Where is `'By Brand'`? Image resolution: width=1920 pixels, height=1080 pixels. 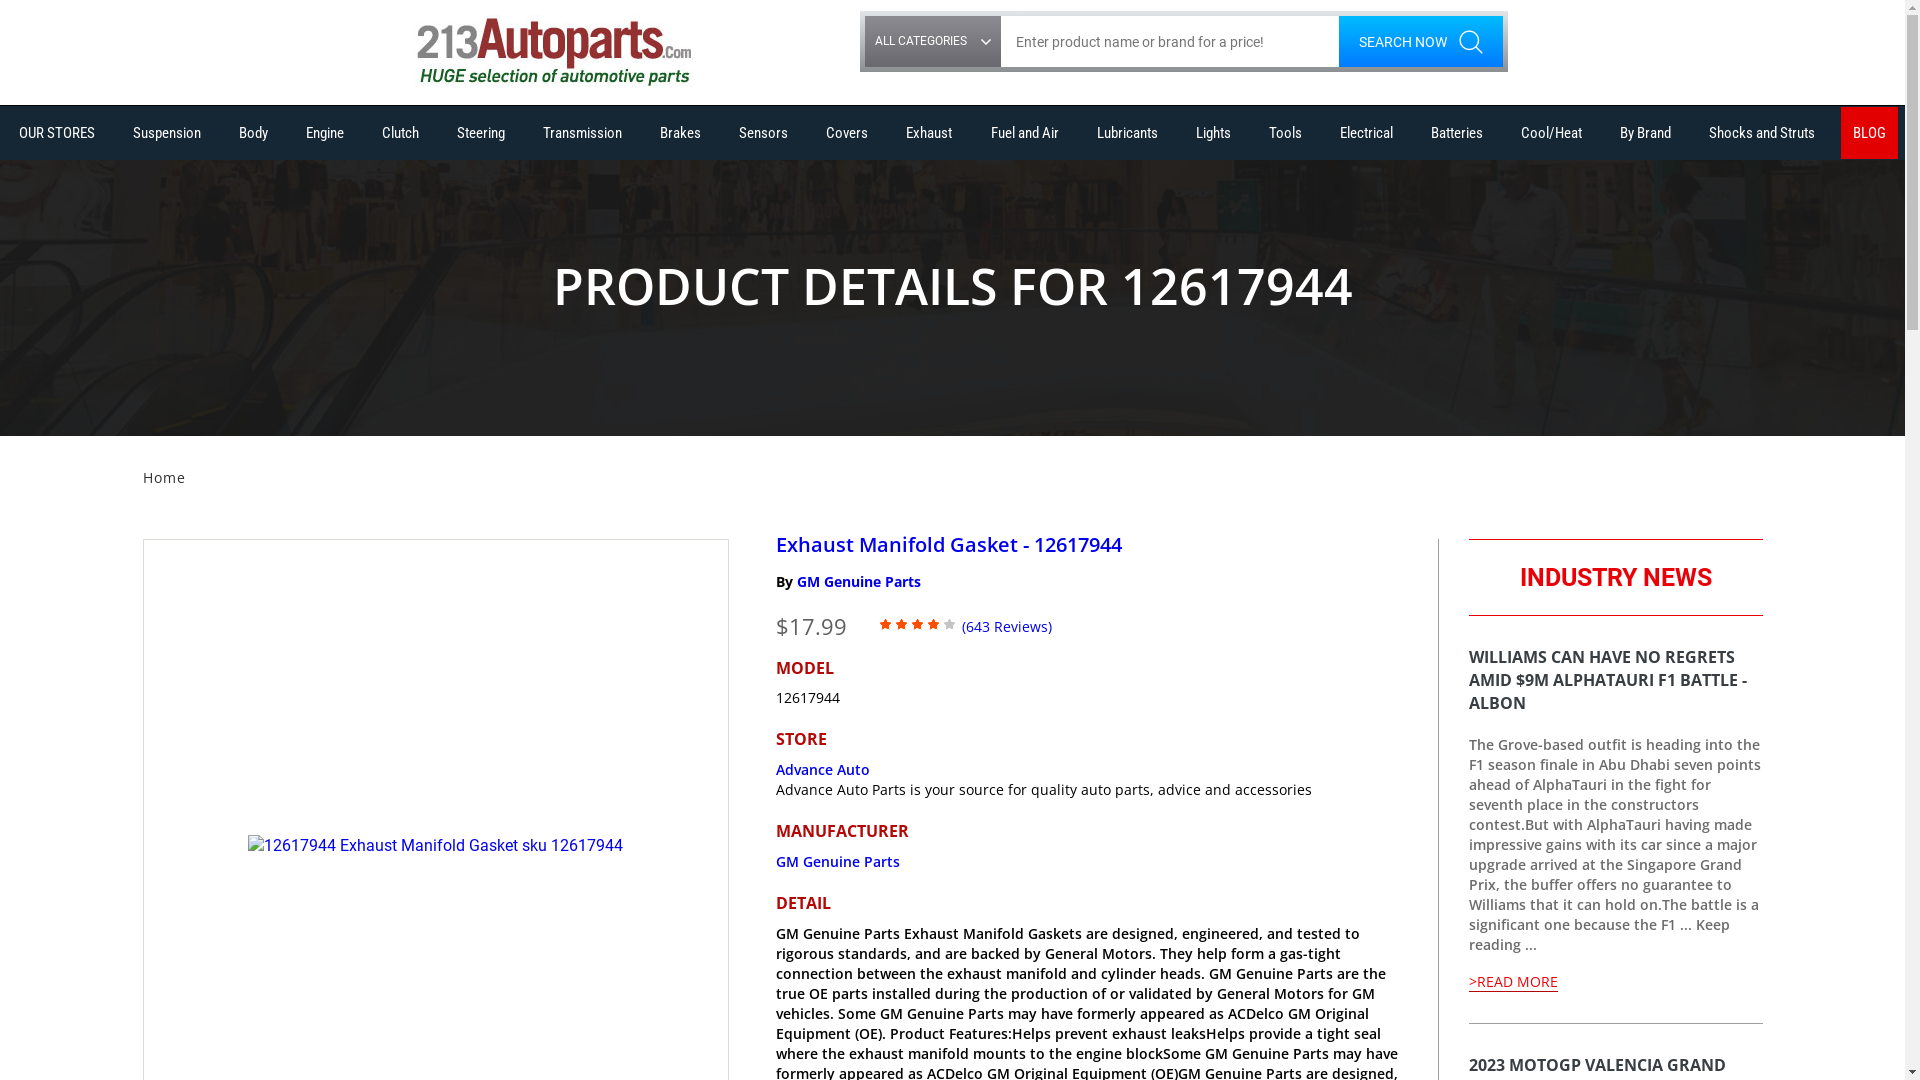 'By Brand' is located at coordinates (1645, 132).